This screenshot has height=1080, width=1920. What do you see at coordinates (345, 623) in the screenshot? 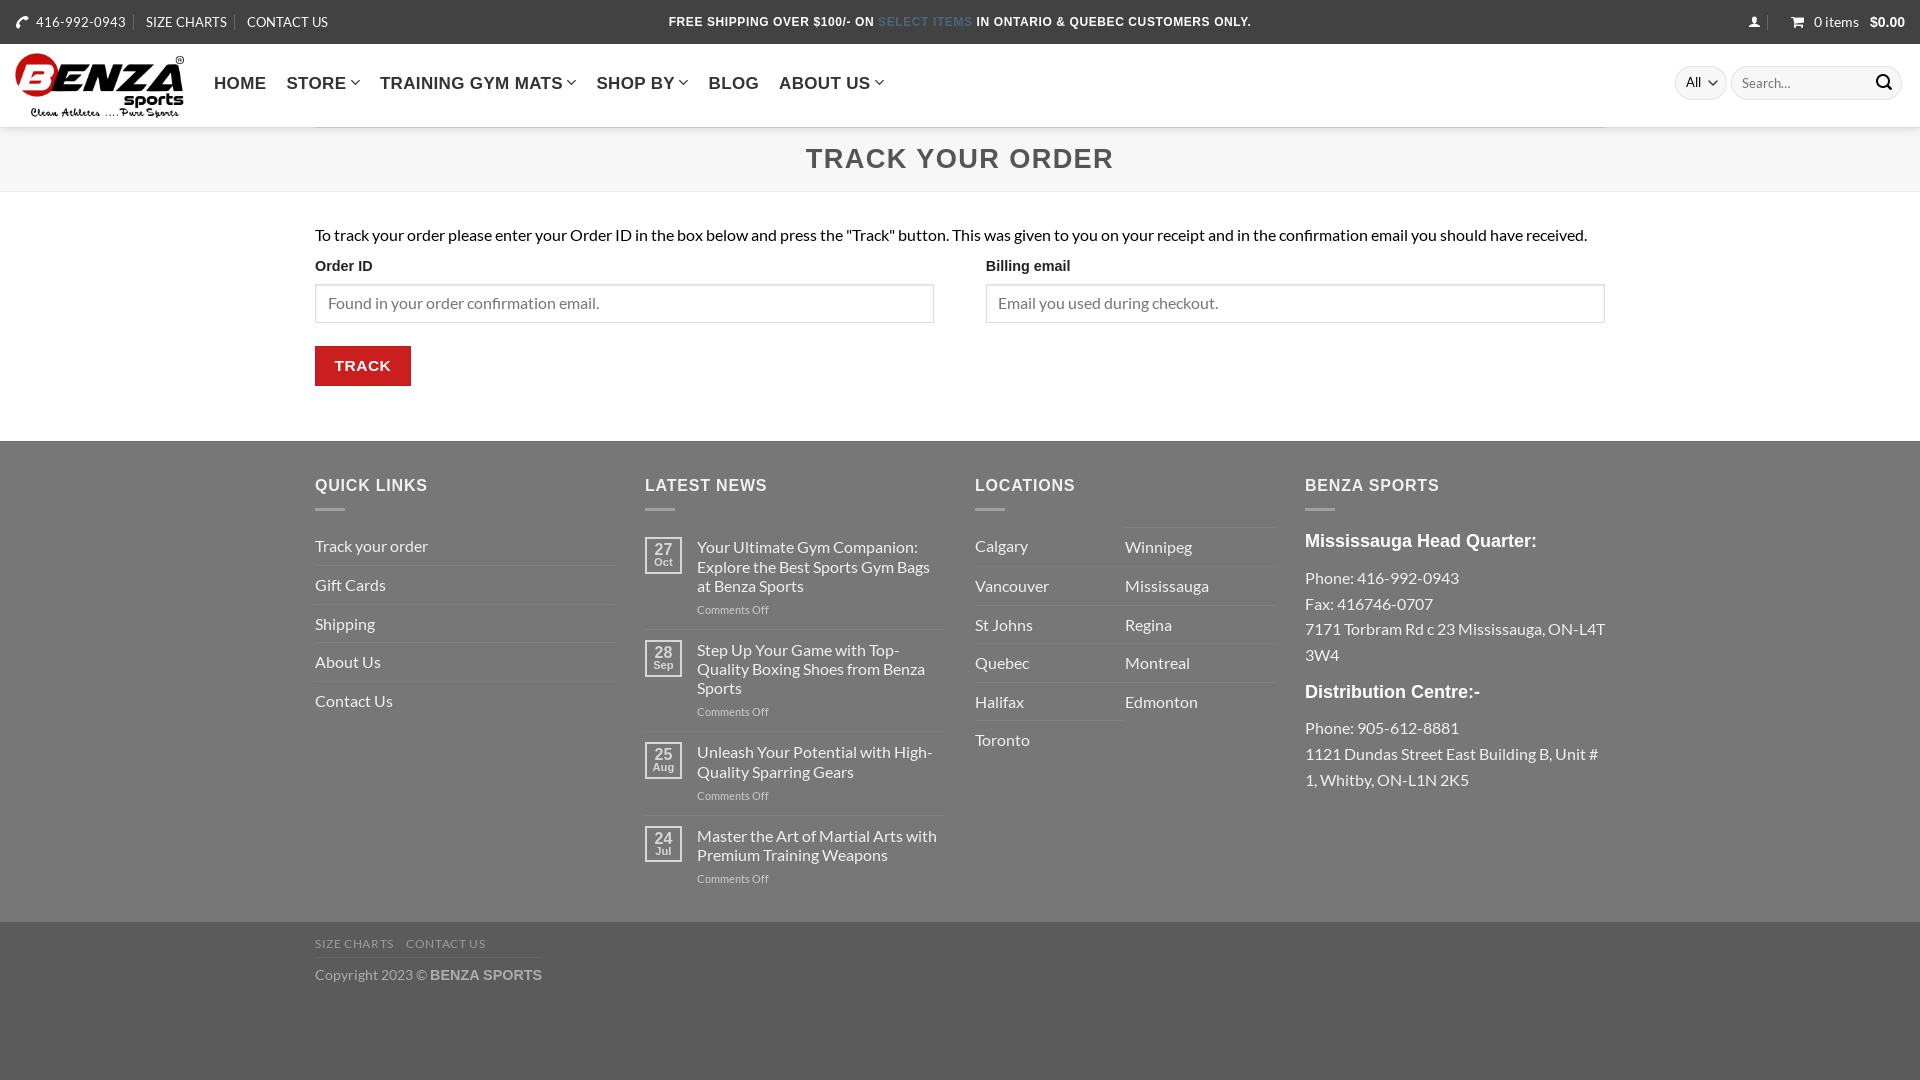
I see `'Shipping'` at bounding box center [345, 623].